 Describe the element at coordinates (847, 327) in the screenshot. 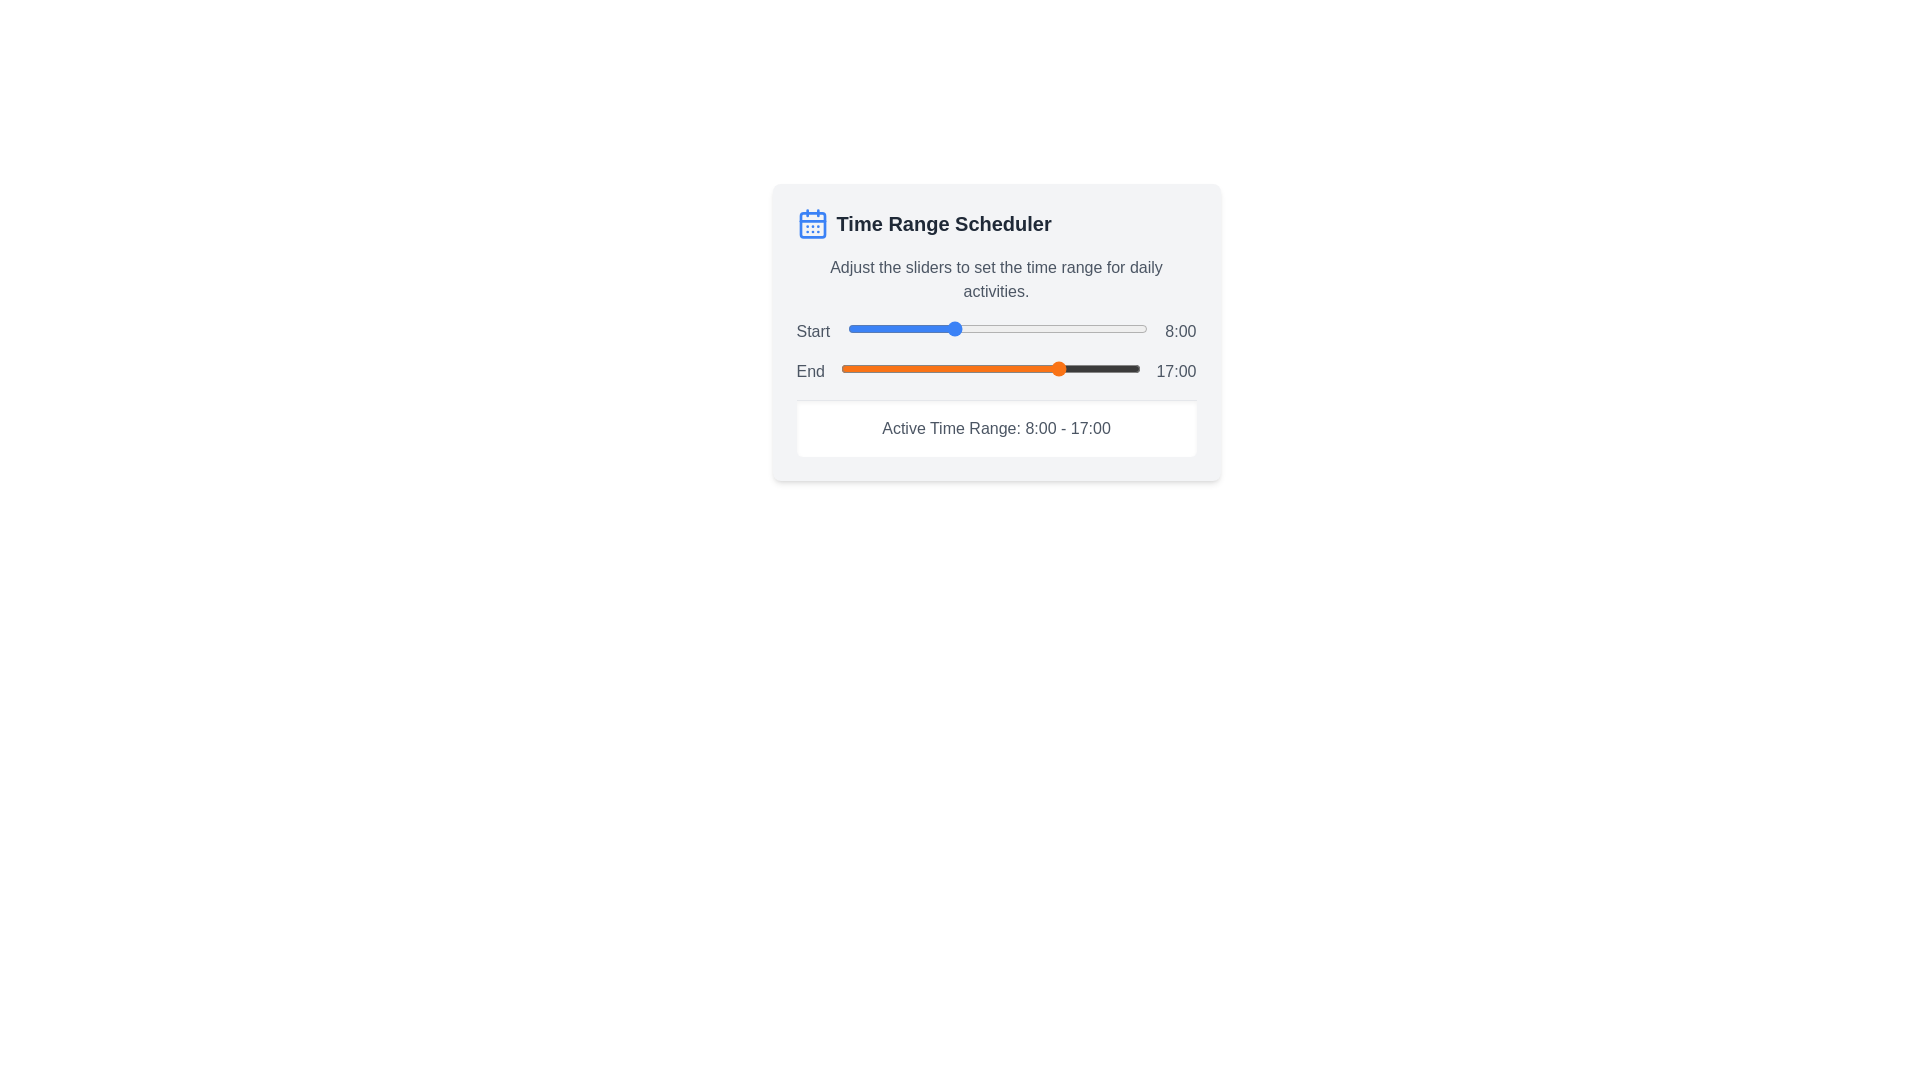

I see `the start time slider to 0 hours` at that location.